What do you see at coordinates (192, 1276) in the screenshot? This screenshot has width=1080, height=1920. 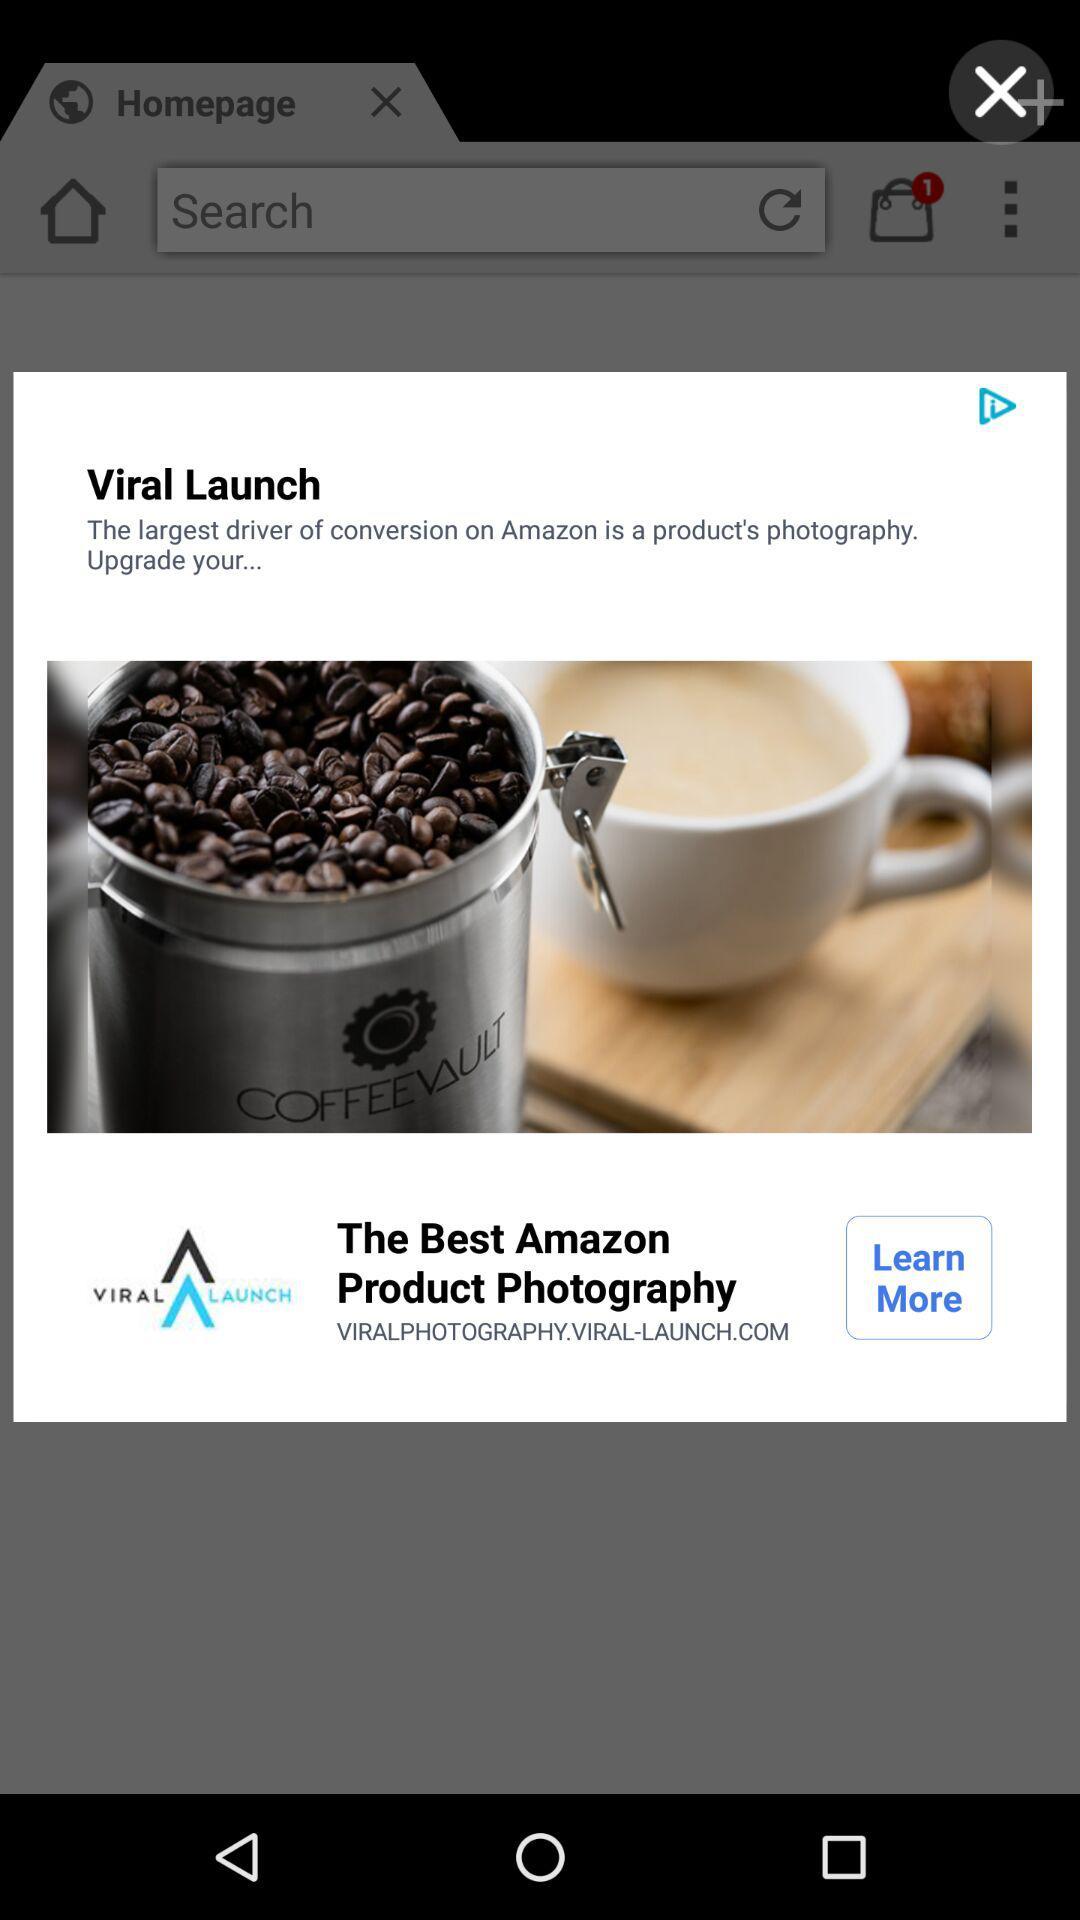 I see `more information on viral launch` at bounding box center [192, 1276].